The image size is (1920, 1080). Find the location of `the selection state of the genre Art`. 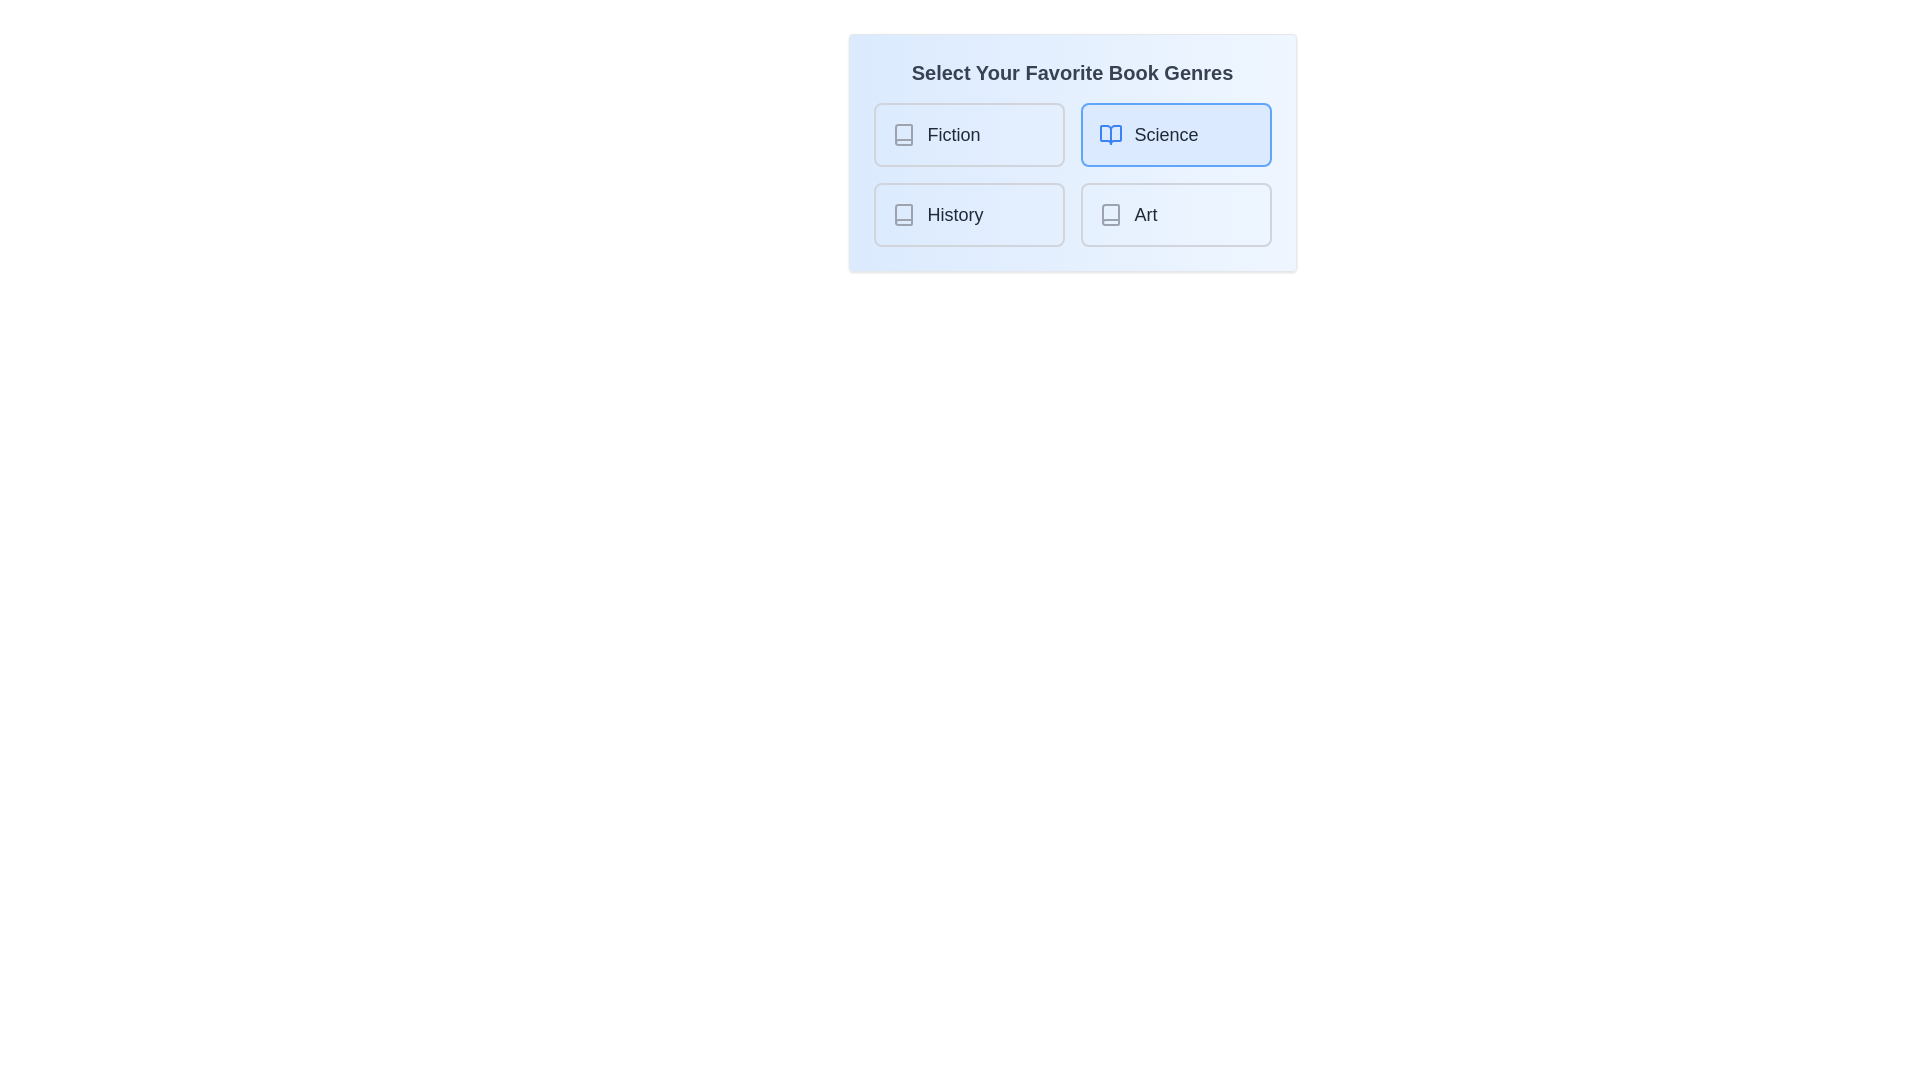

the selection state of the genre Art is located at coordinates (1176, 215).